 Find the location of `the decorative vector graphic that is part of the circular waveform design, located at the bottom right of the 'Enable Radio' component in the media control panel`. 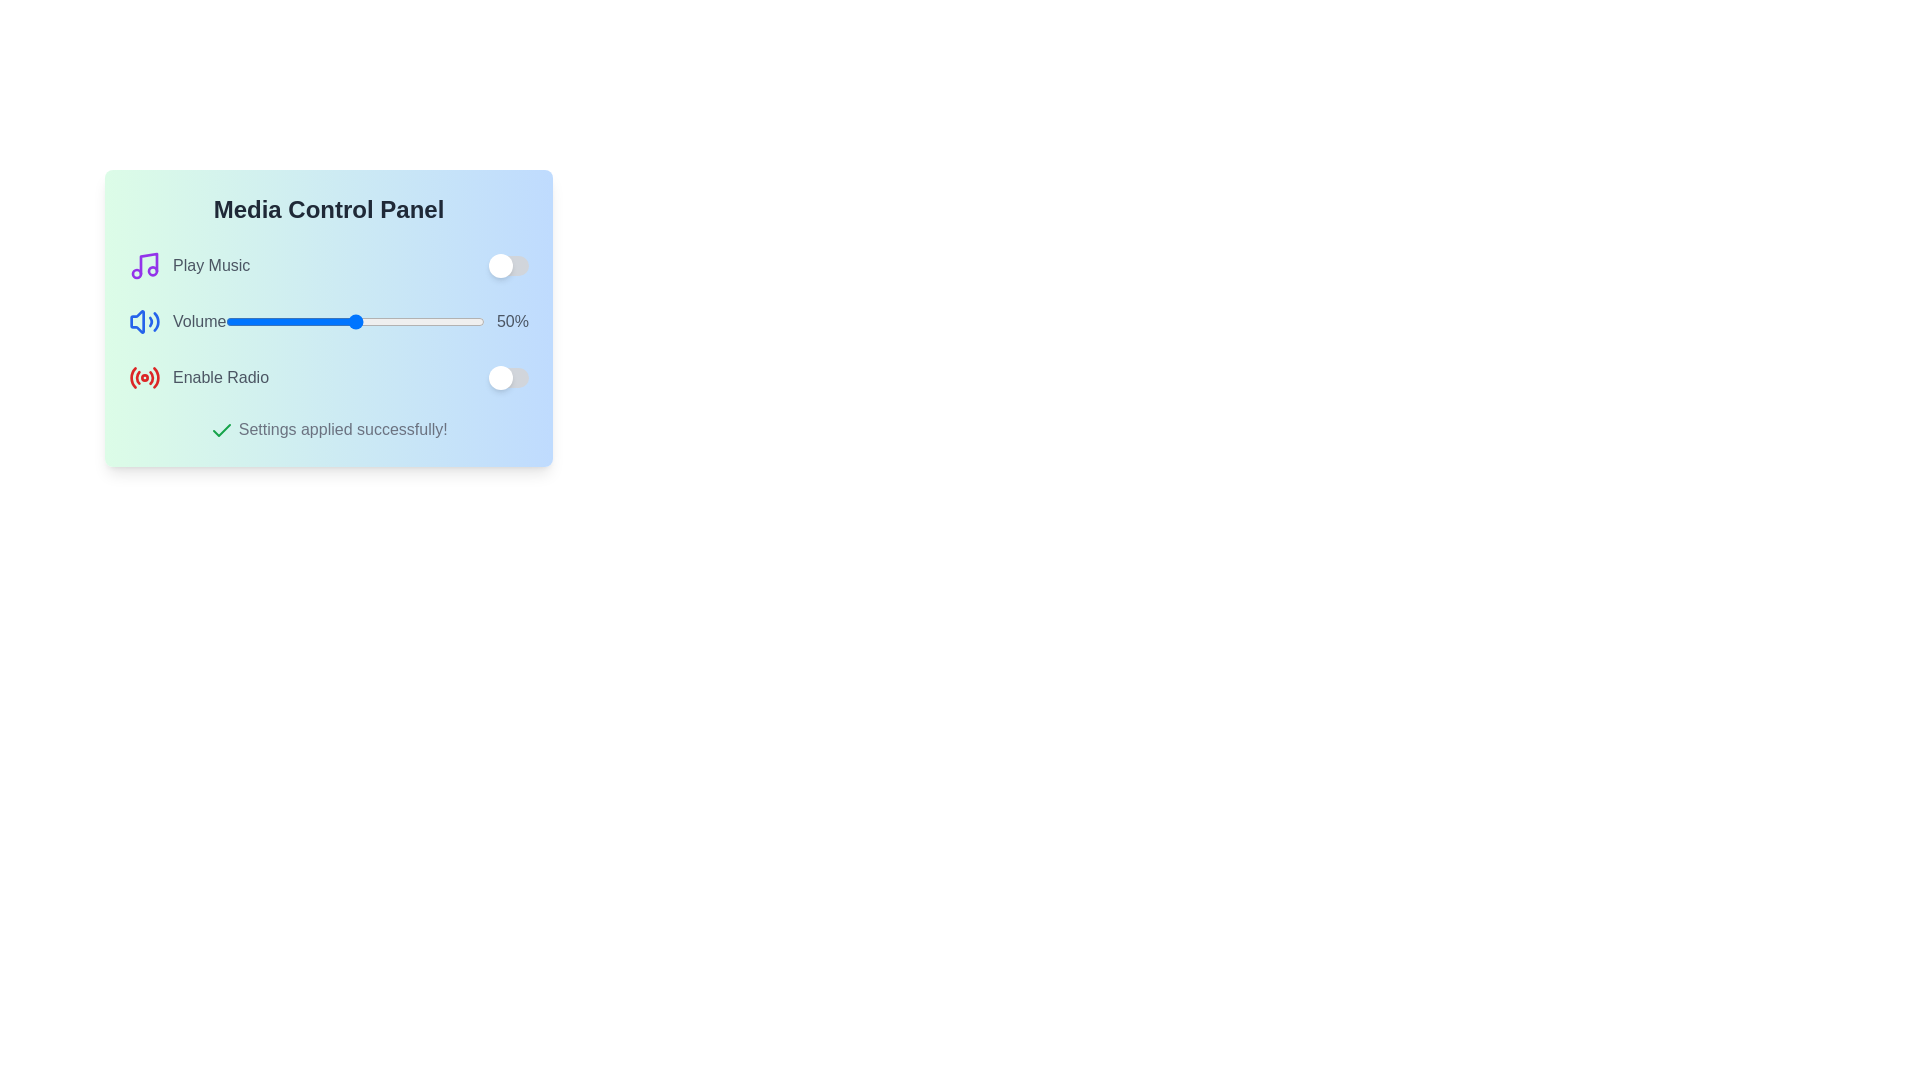

the decorative vector graphic that is part of the circular waveform design, located at the bottom right of the 'Enable Radio' component in the media control panel is located at coordinates (155, 377).